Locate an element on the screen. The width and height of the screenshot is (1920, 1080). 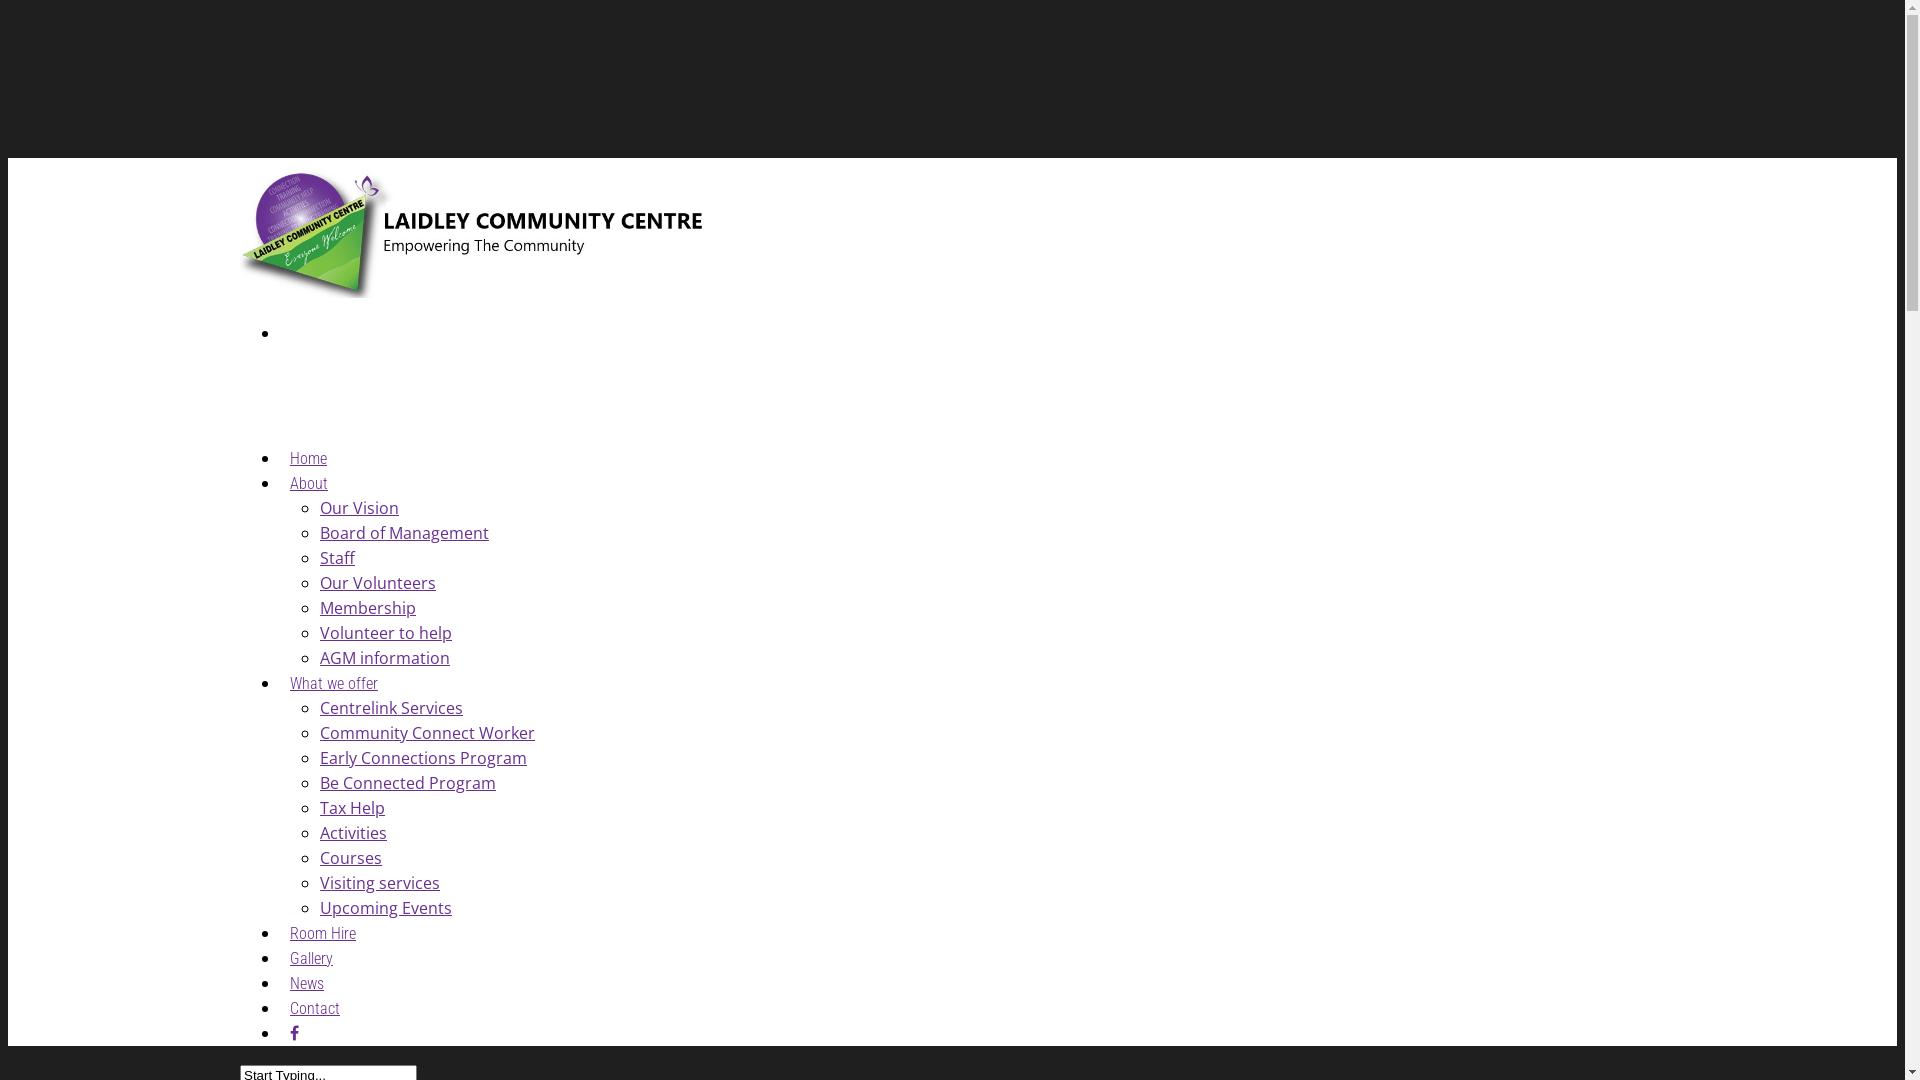
'Tax Help' is located at coordinates (352, 806).